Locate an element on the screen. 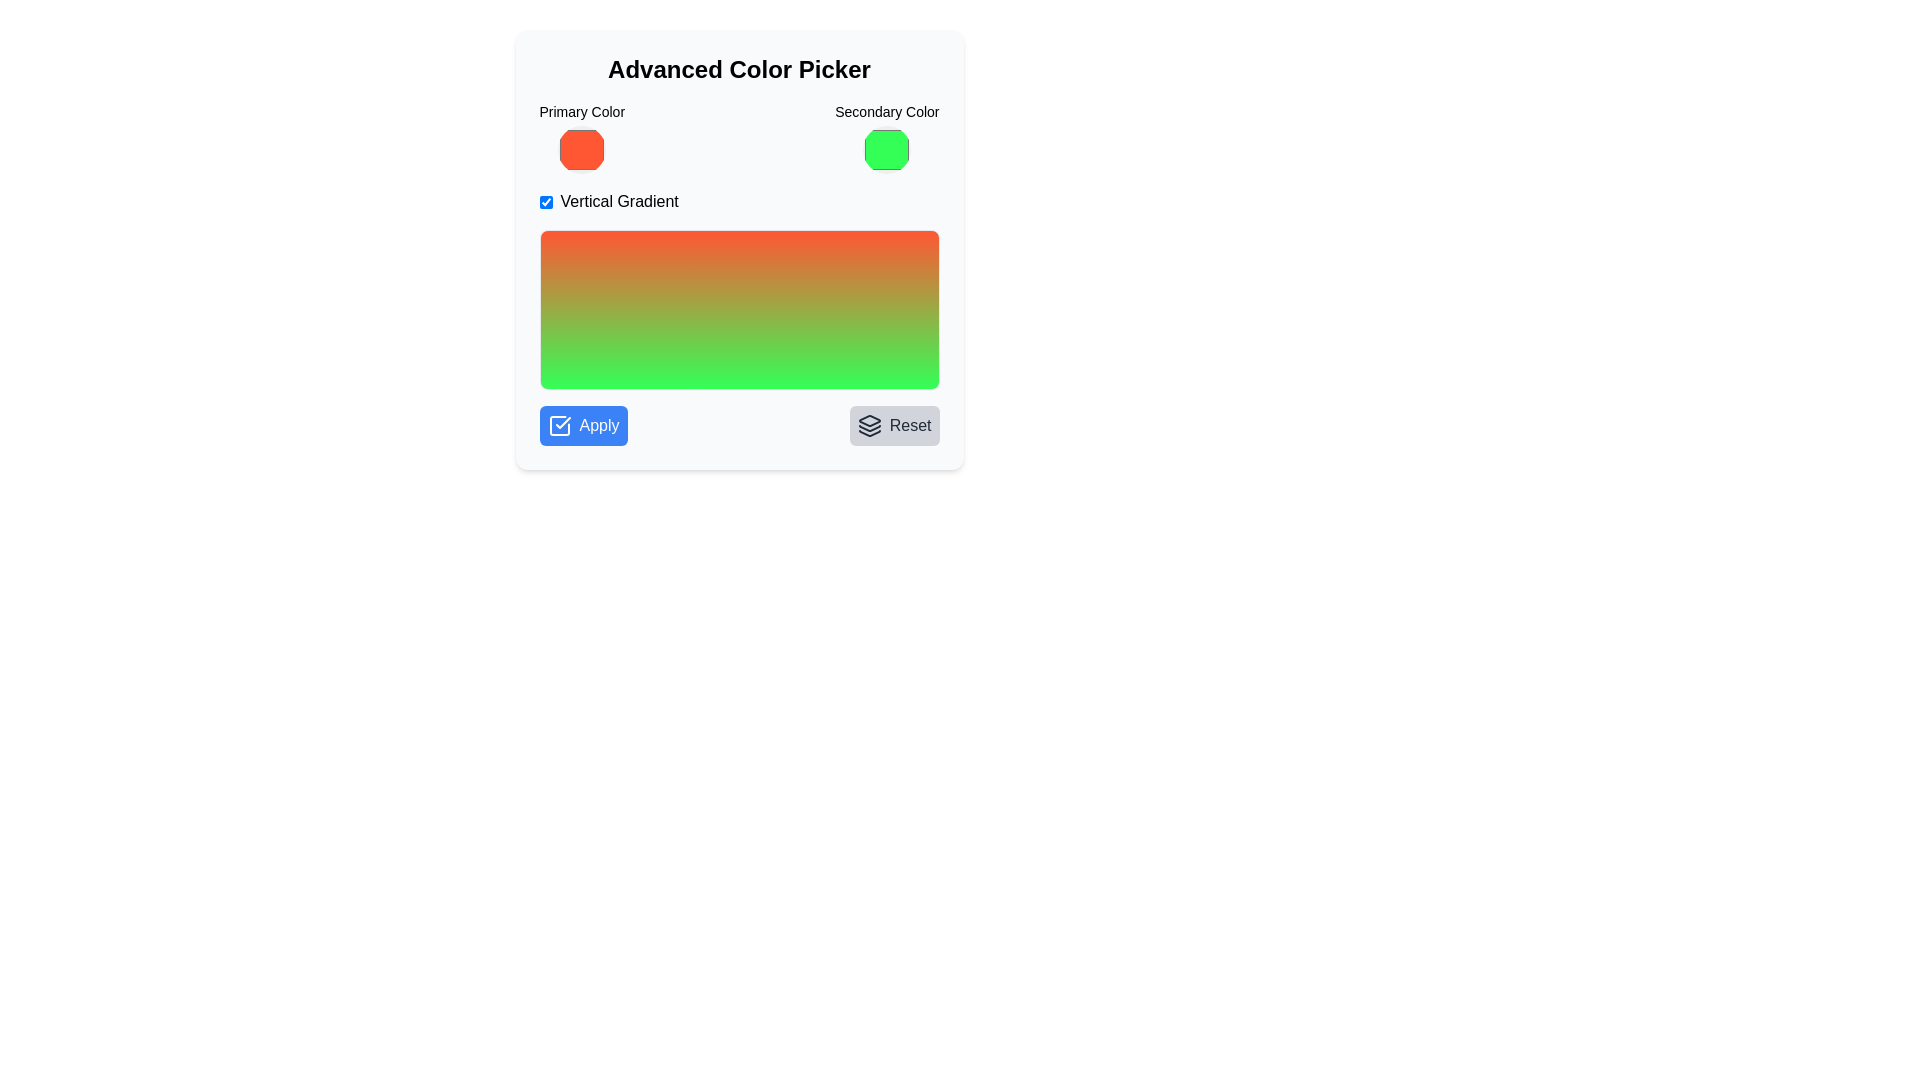 Image resolution: width=1920 pixels, height=1080 pixels. the circular red button located beneath the 'Primary Color' text is located at coordinates (581, 149).